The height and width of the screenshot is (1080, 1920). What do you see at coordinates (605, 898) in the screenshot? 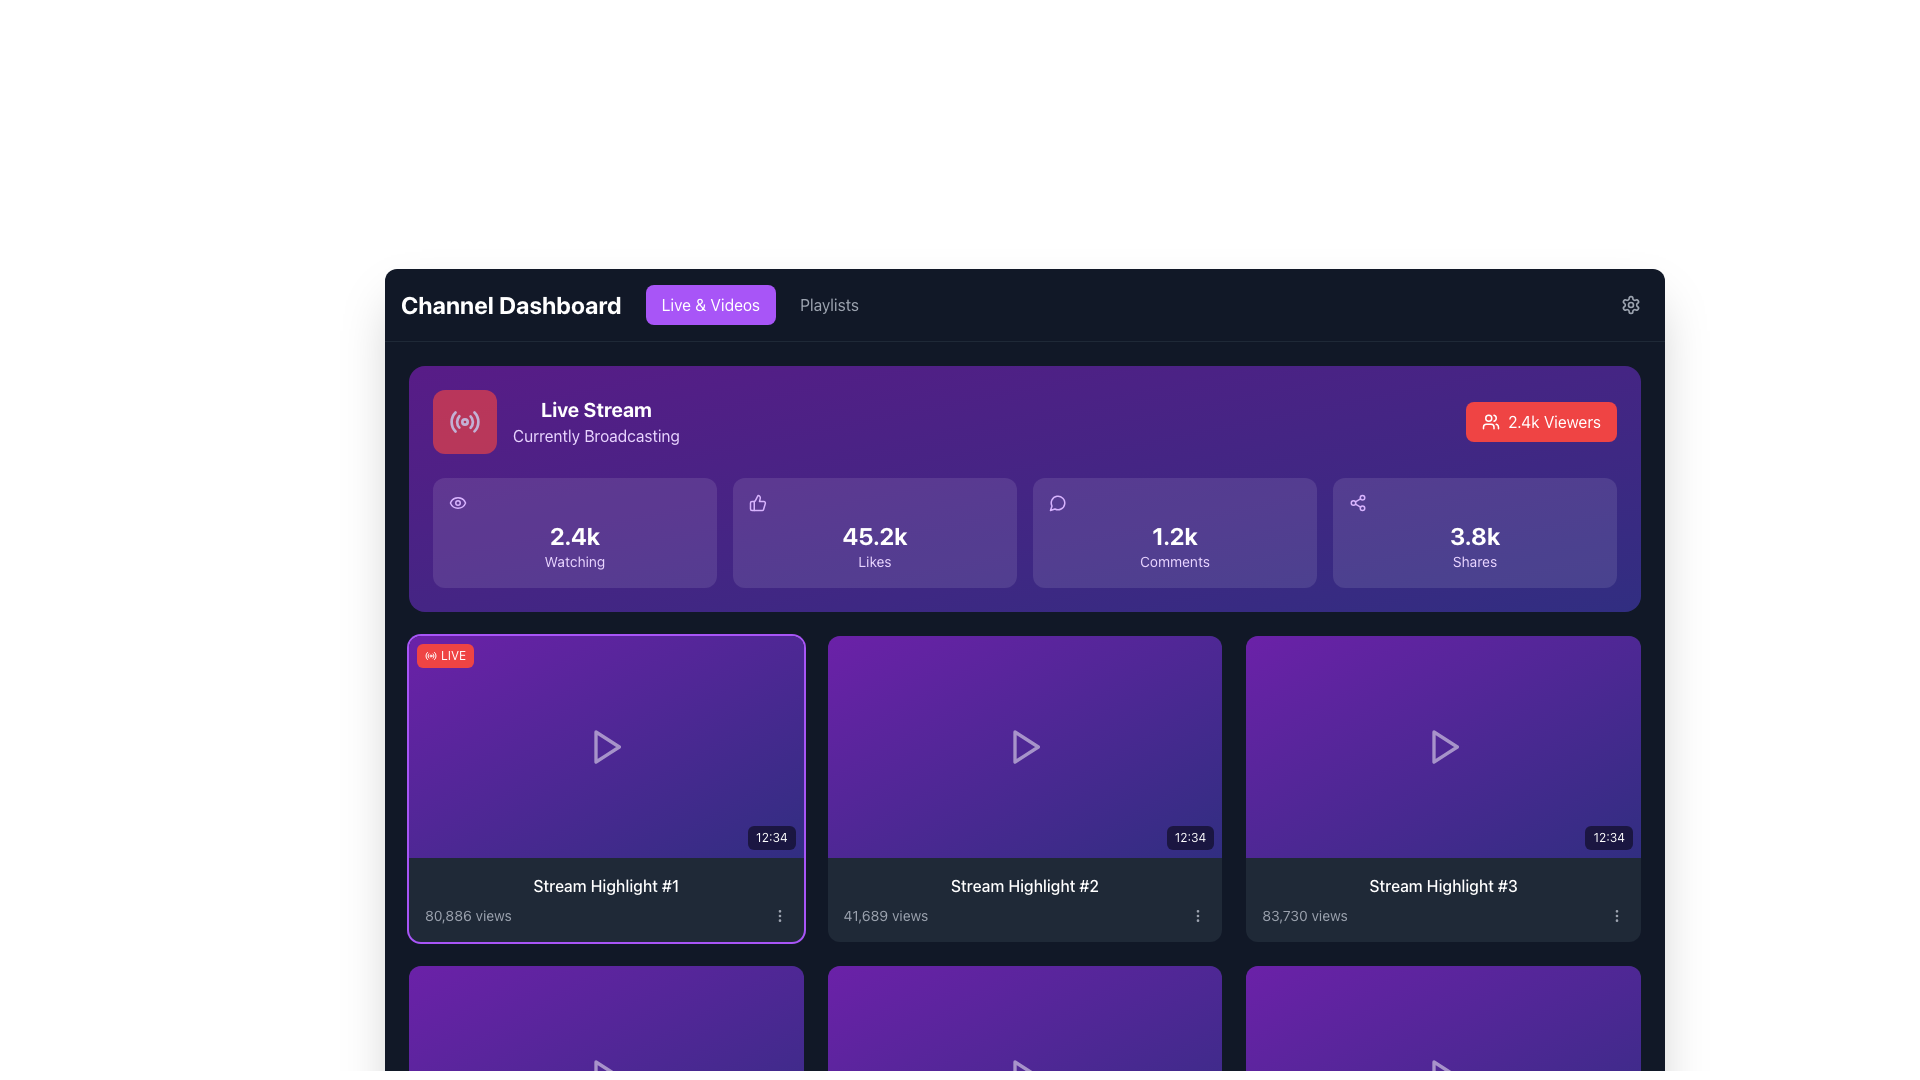
I see `the title text label in the informational footer of the first video card in the grid layout to interact with it` at bounding box center [605, 898].